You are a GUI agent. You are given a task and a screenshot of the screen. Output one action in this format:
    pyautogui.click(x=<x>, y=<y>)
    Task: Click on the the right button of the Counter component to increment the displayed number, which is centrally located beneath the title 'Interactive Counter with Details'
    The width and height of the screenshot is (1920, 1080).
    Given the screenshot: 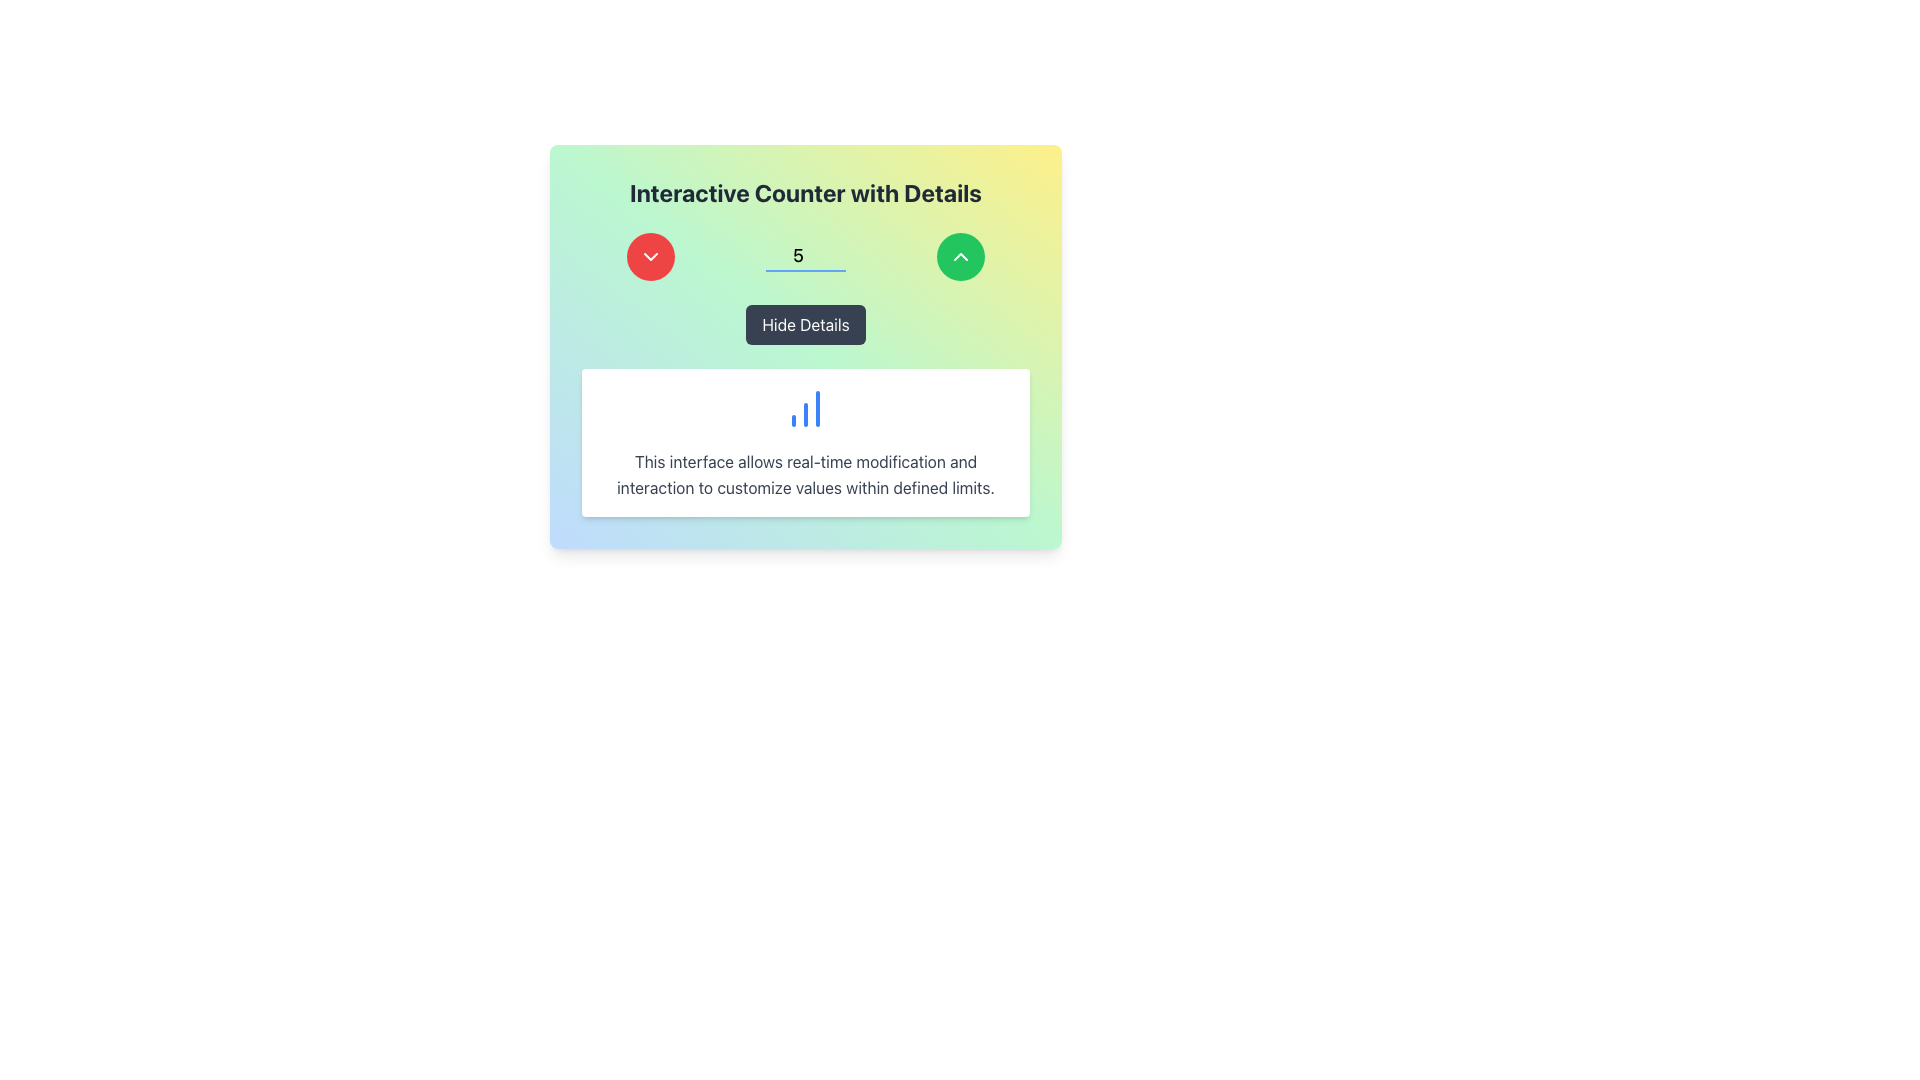 What is the action you would take?
    pyautogui.click(x=806, y=256)
    